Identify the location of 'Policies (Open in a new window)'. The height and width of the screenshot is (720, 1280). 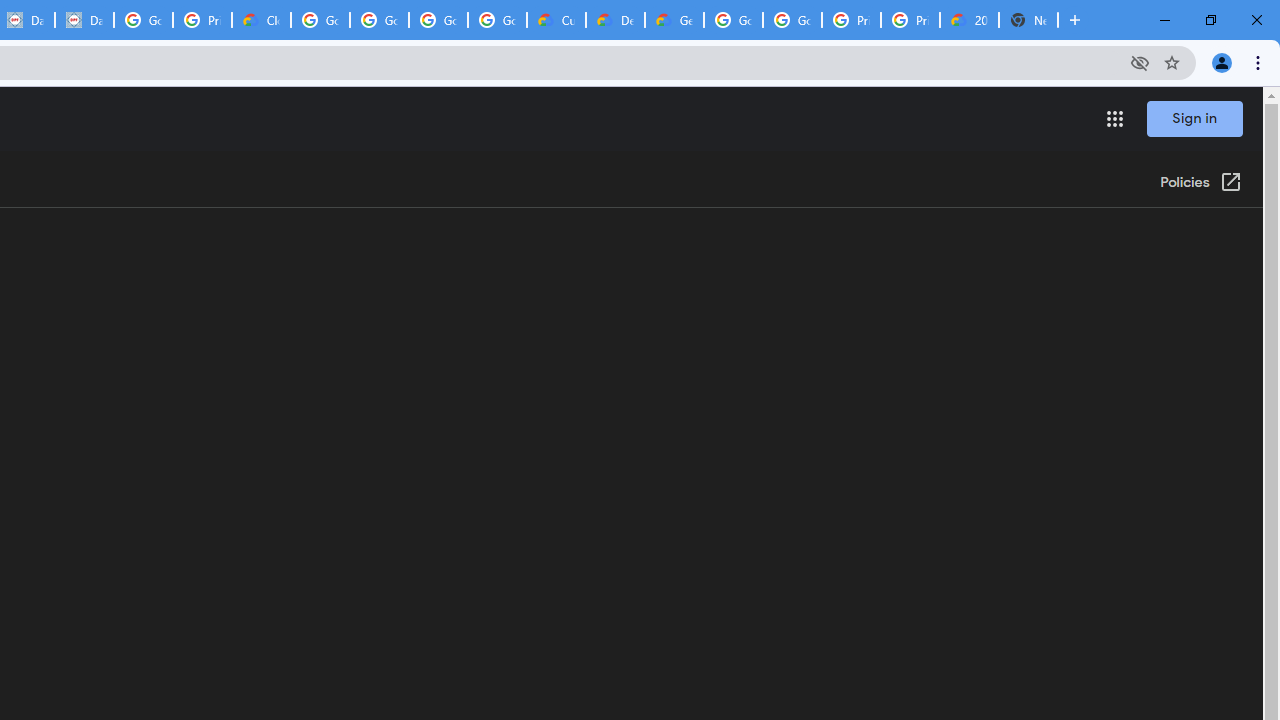
(1200, 183).